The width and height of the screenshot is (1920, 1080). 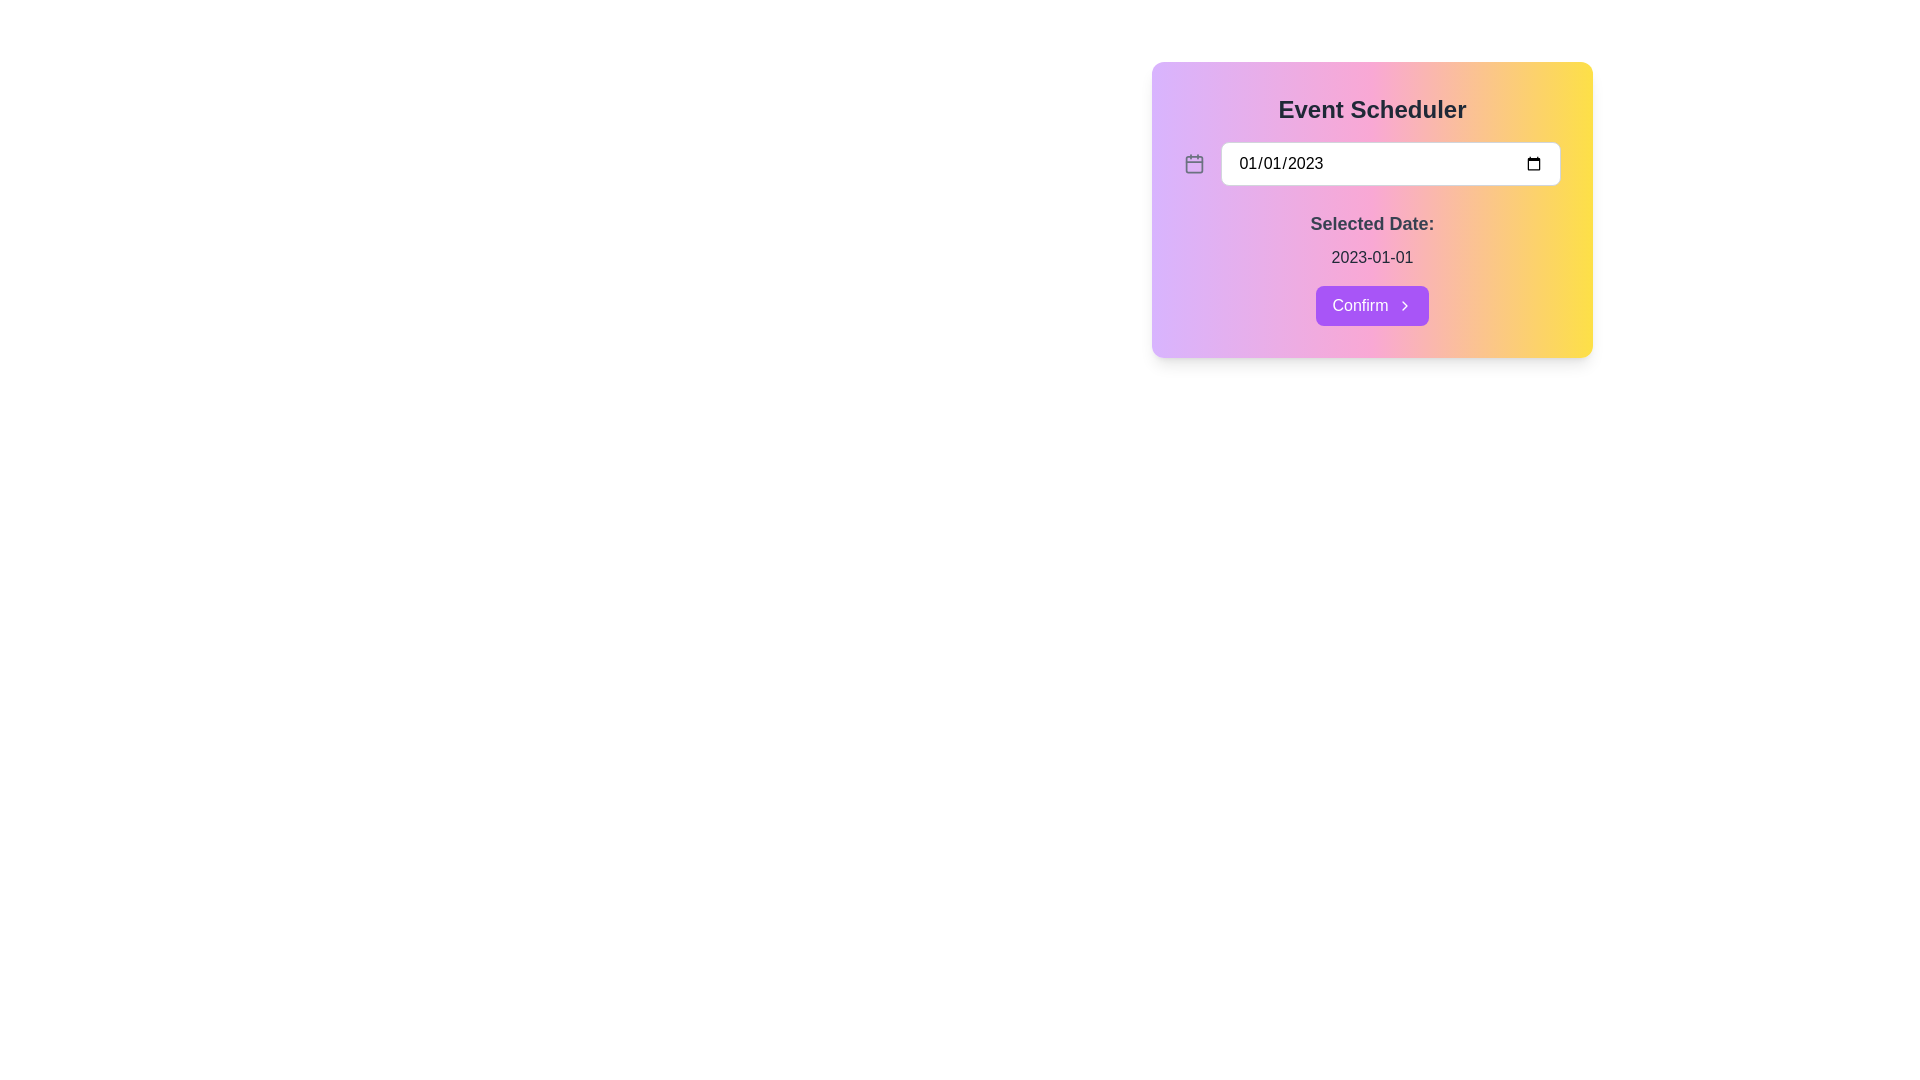 What do you see at coordinates (1371, 238) in the screenshot?
I see `the Label and value display that summarizes the selected date in the 'Event Scheduler' card, located centrally below the date input field and above the 'Confirm' button` at bounding box center [1371, 238].